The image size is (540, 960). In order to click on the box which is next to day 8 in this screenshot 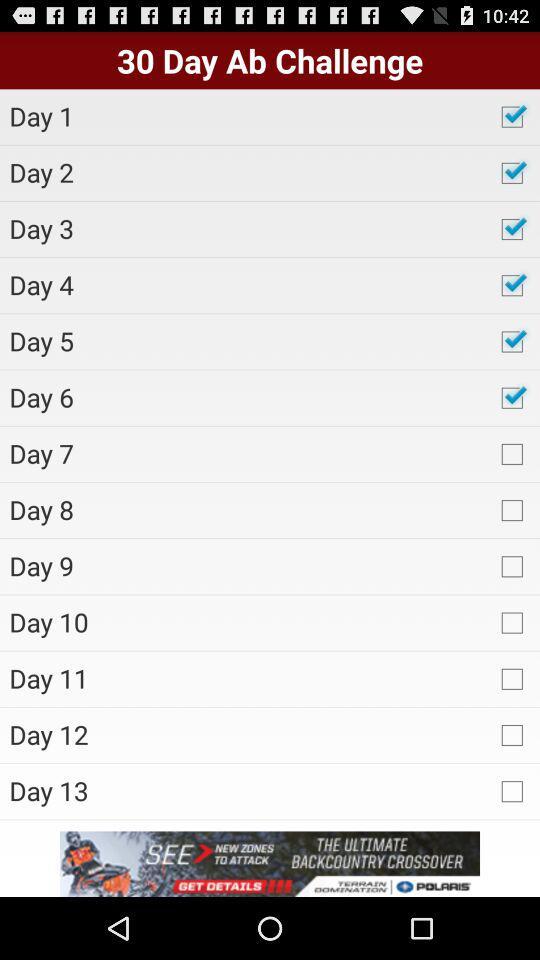, I will do `click(511, 508)`.